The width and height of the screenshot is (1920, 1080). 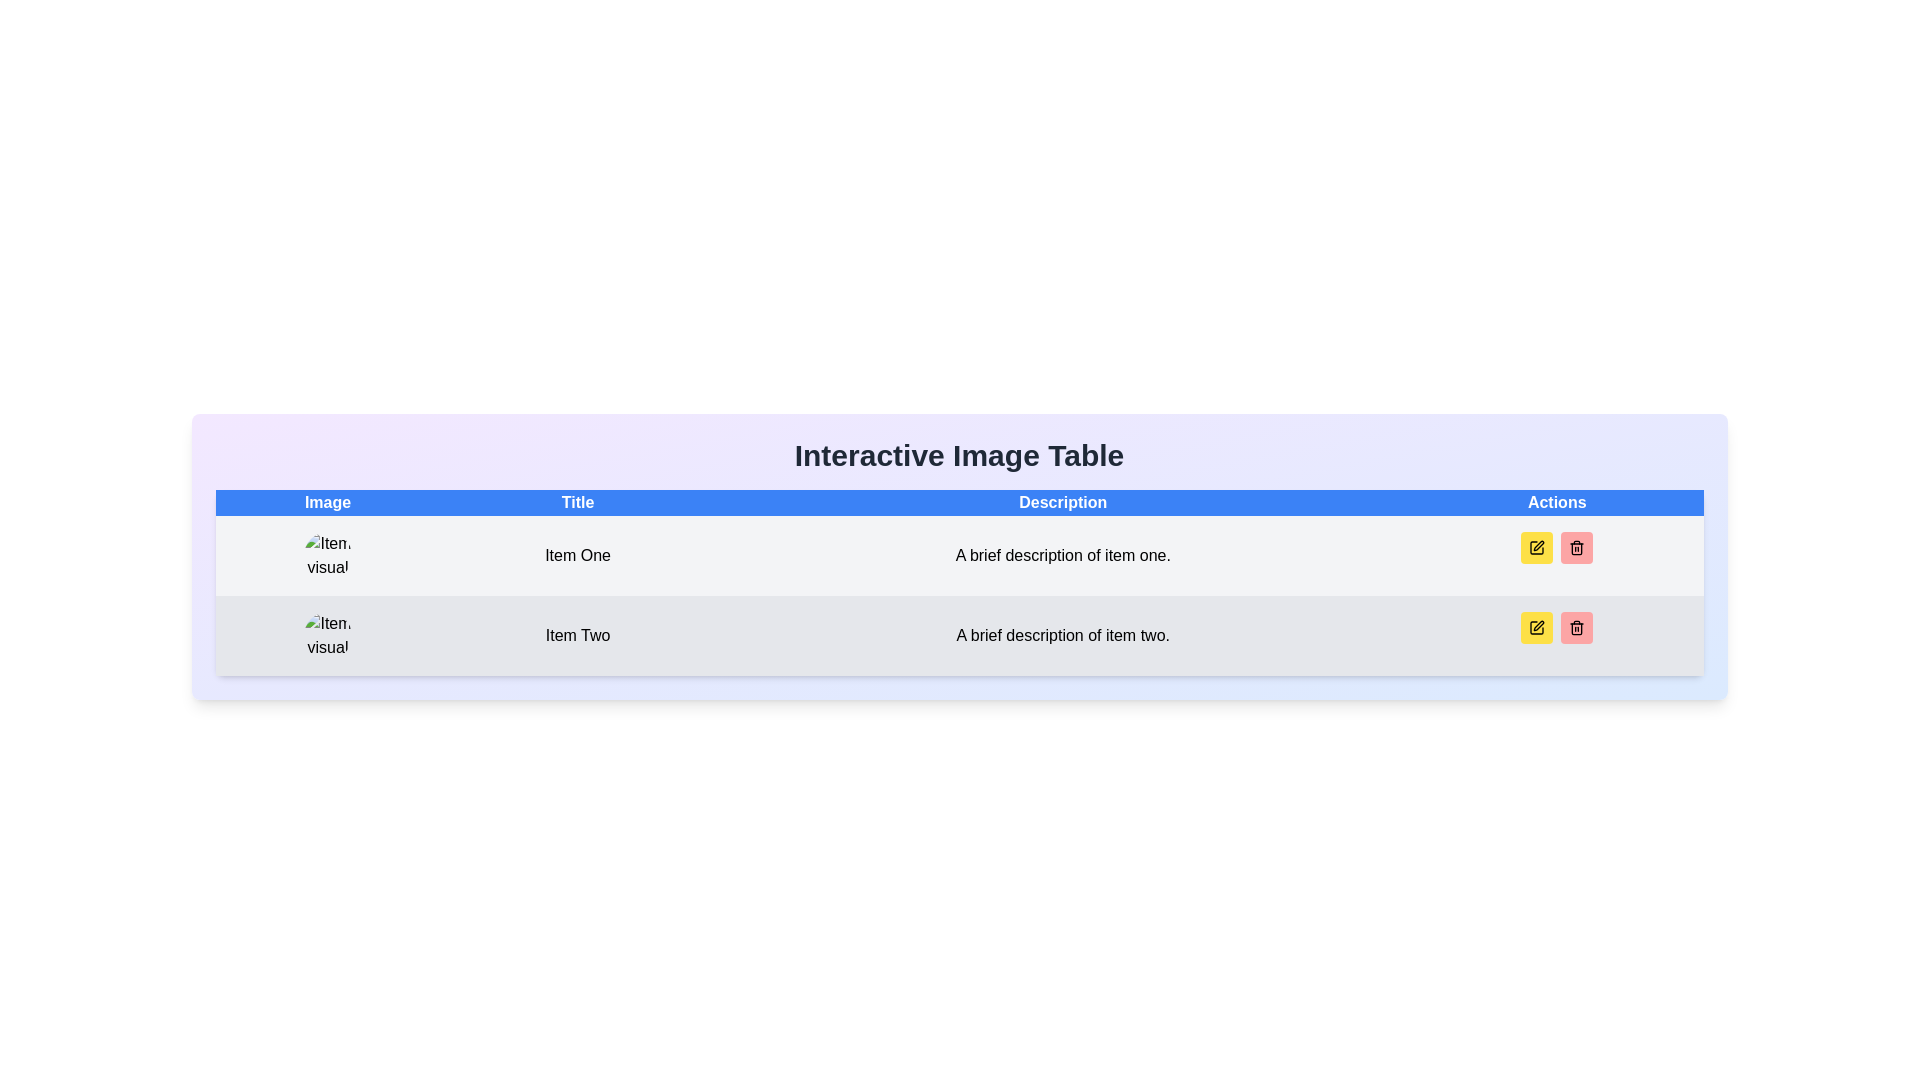 I want to click on the trash icon button in the 'Actions' column of the second row, so click(x=1576, y=547).